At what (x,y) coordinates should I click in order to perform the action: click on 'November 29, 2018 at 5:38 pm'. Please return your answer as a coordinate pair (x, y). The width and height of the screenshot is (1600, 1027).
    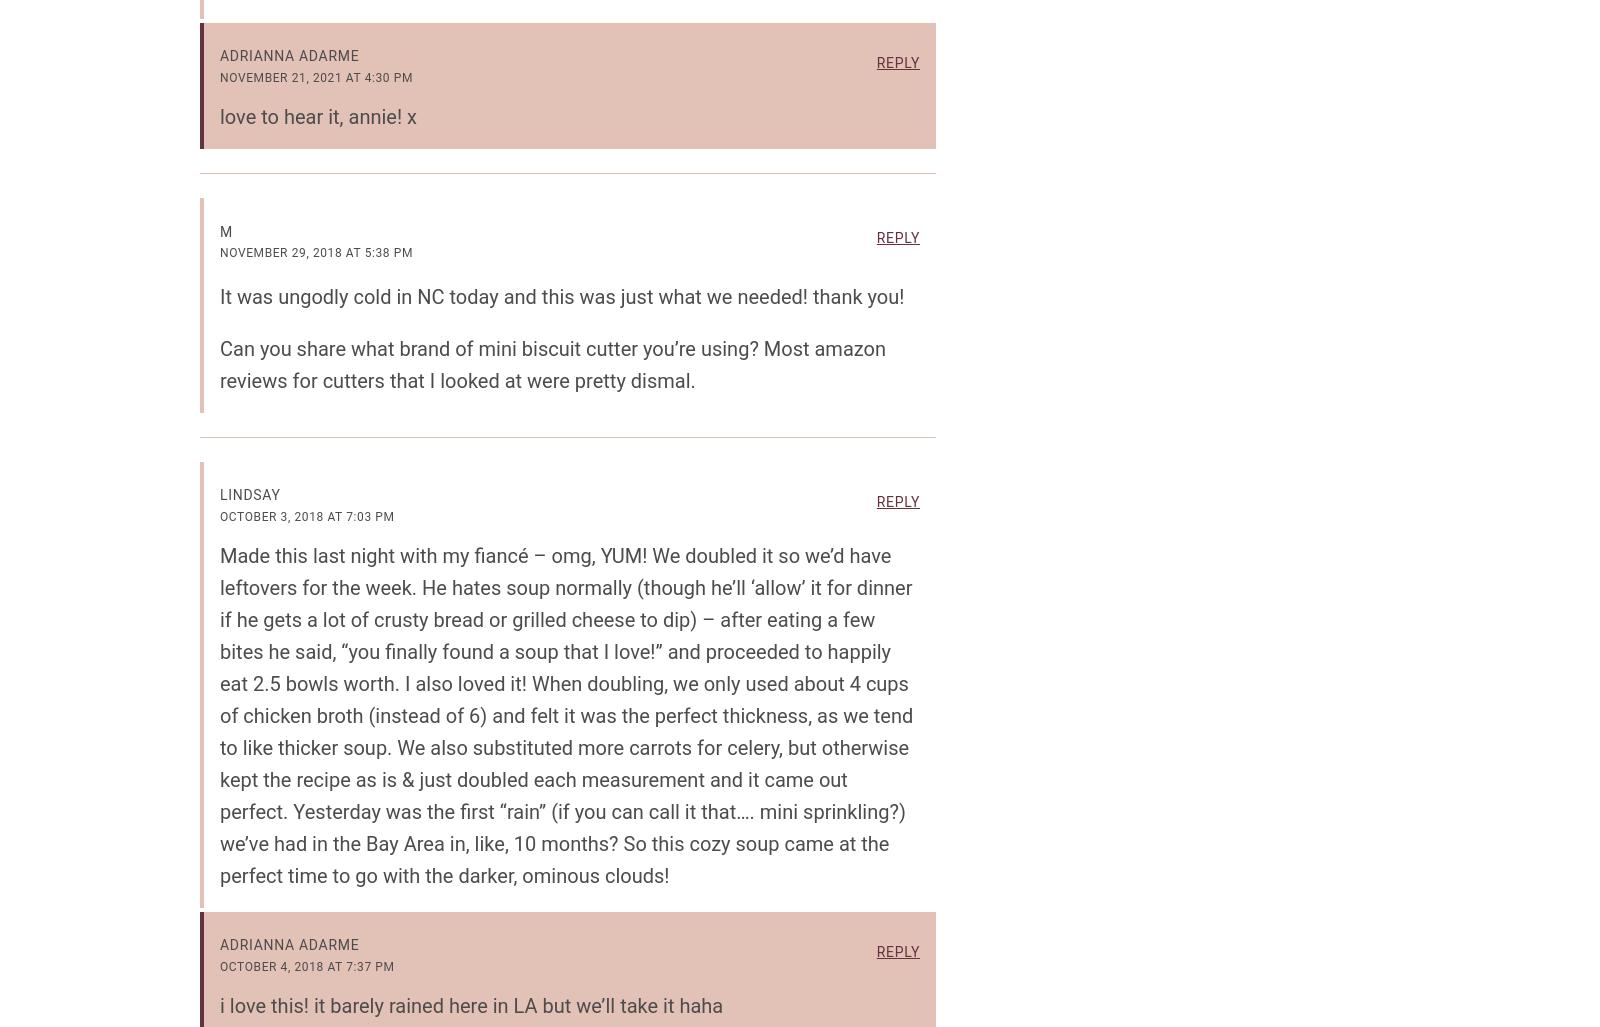
    Looking at the image, I should click on (316, 252).